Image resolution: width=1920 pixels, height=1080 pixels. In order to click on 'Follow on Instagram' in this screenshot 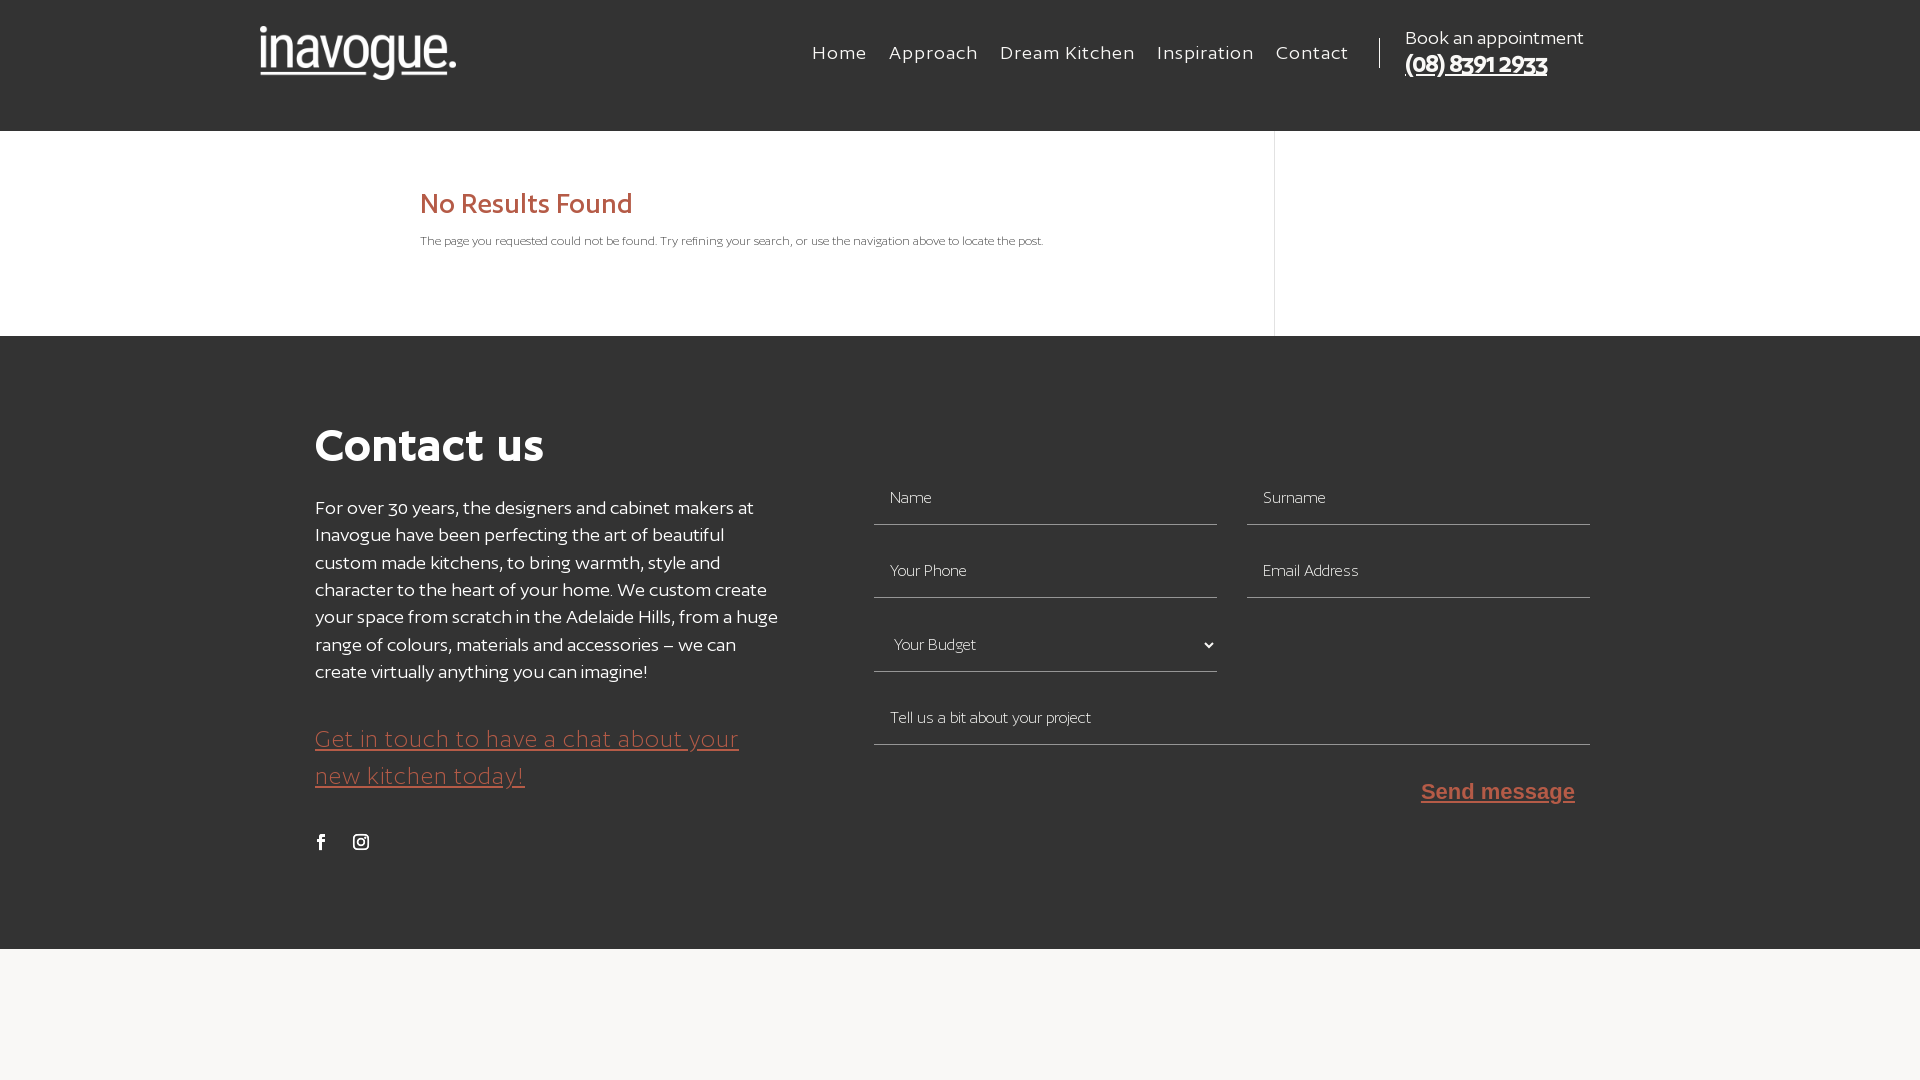, I will do `click(345, 841)`.